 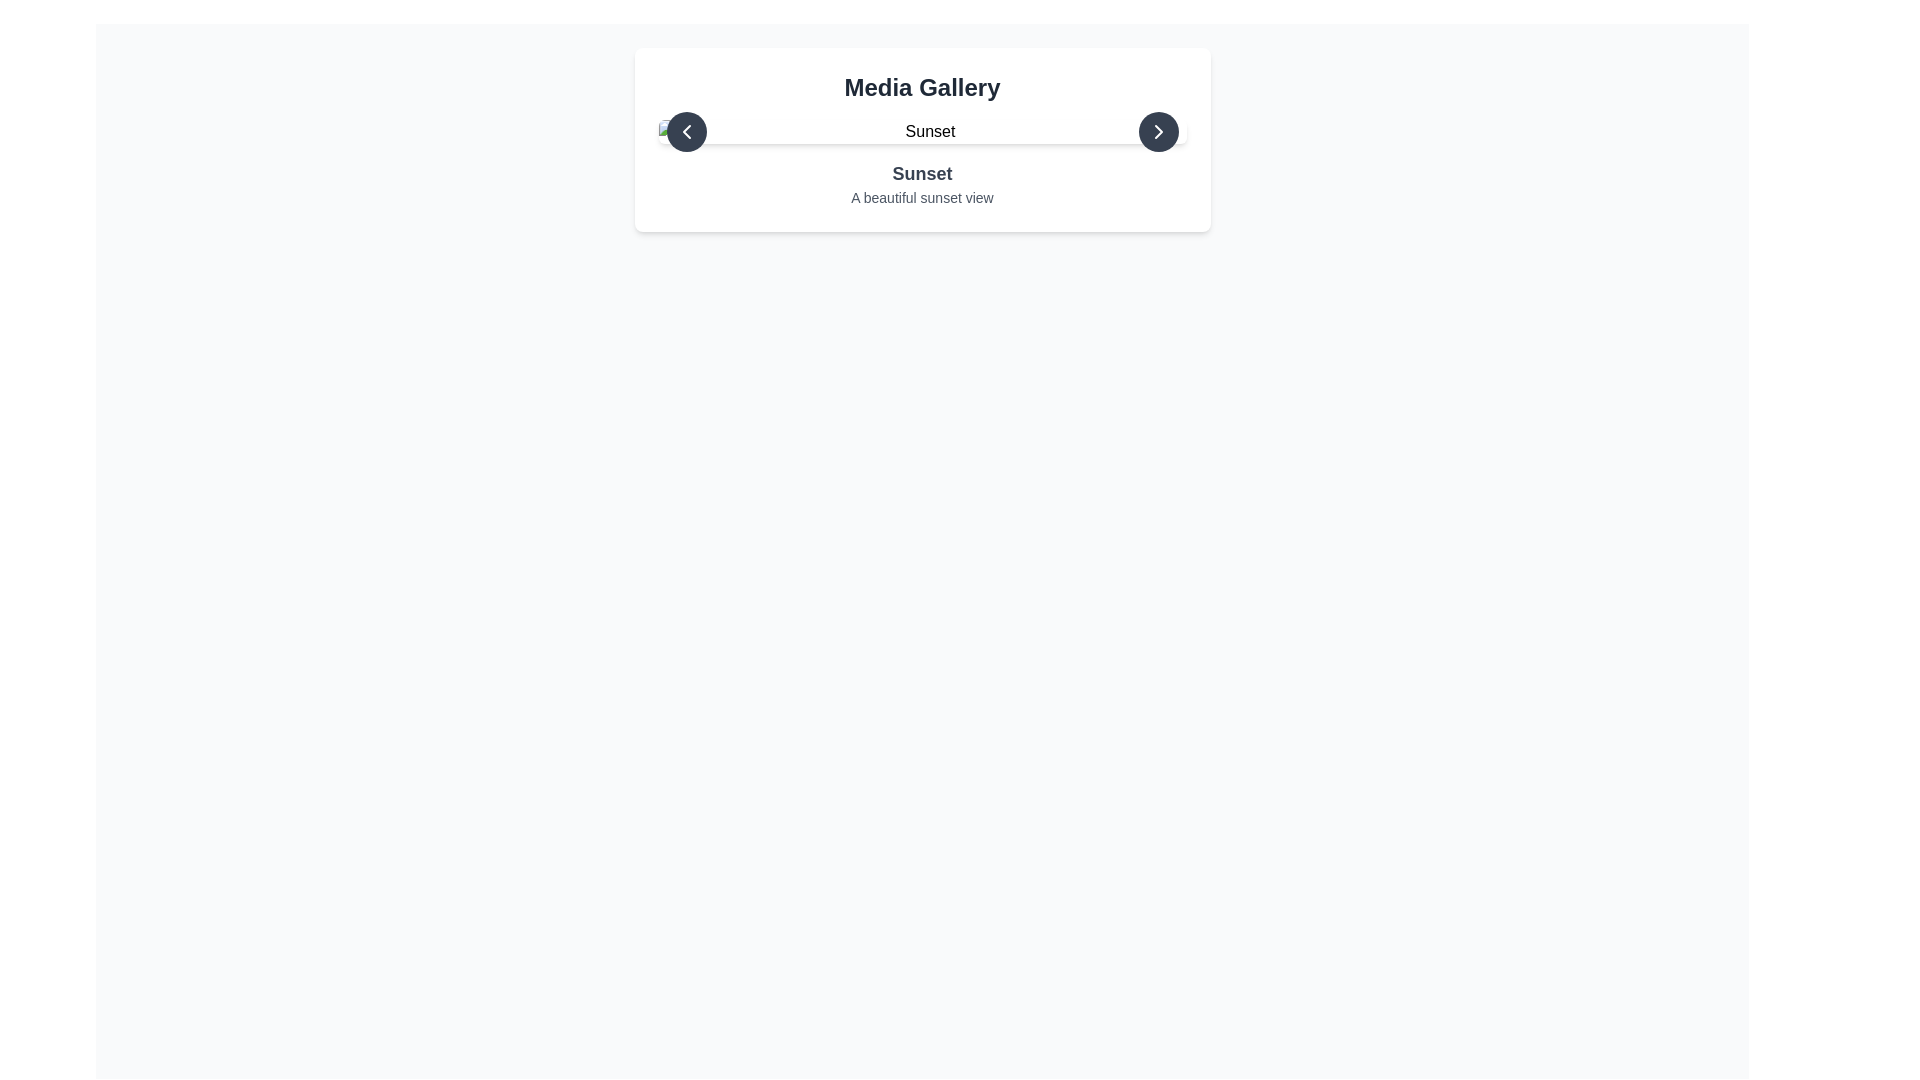 What do you see at coordinates (1158, 131) in the screenshot?
I see `the navigational arrow icon located within the right-side navigational button of the layout` at bounding box center [1158, 131].